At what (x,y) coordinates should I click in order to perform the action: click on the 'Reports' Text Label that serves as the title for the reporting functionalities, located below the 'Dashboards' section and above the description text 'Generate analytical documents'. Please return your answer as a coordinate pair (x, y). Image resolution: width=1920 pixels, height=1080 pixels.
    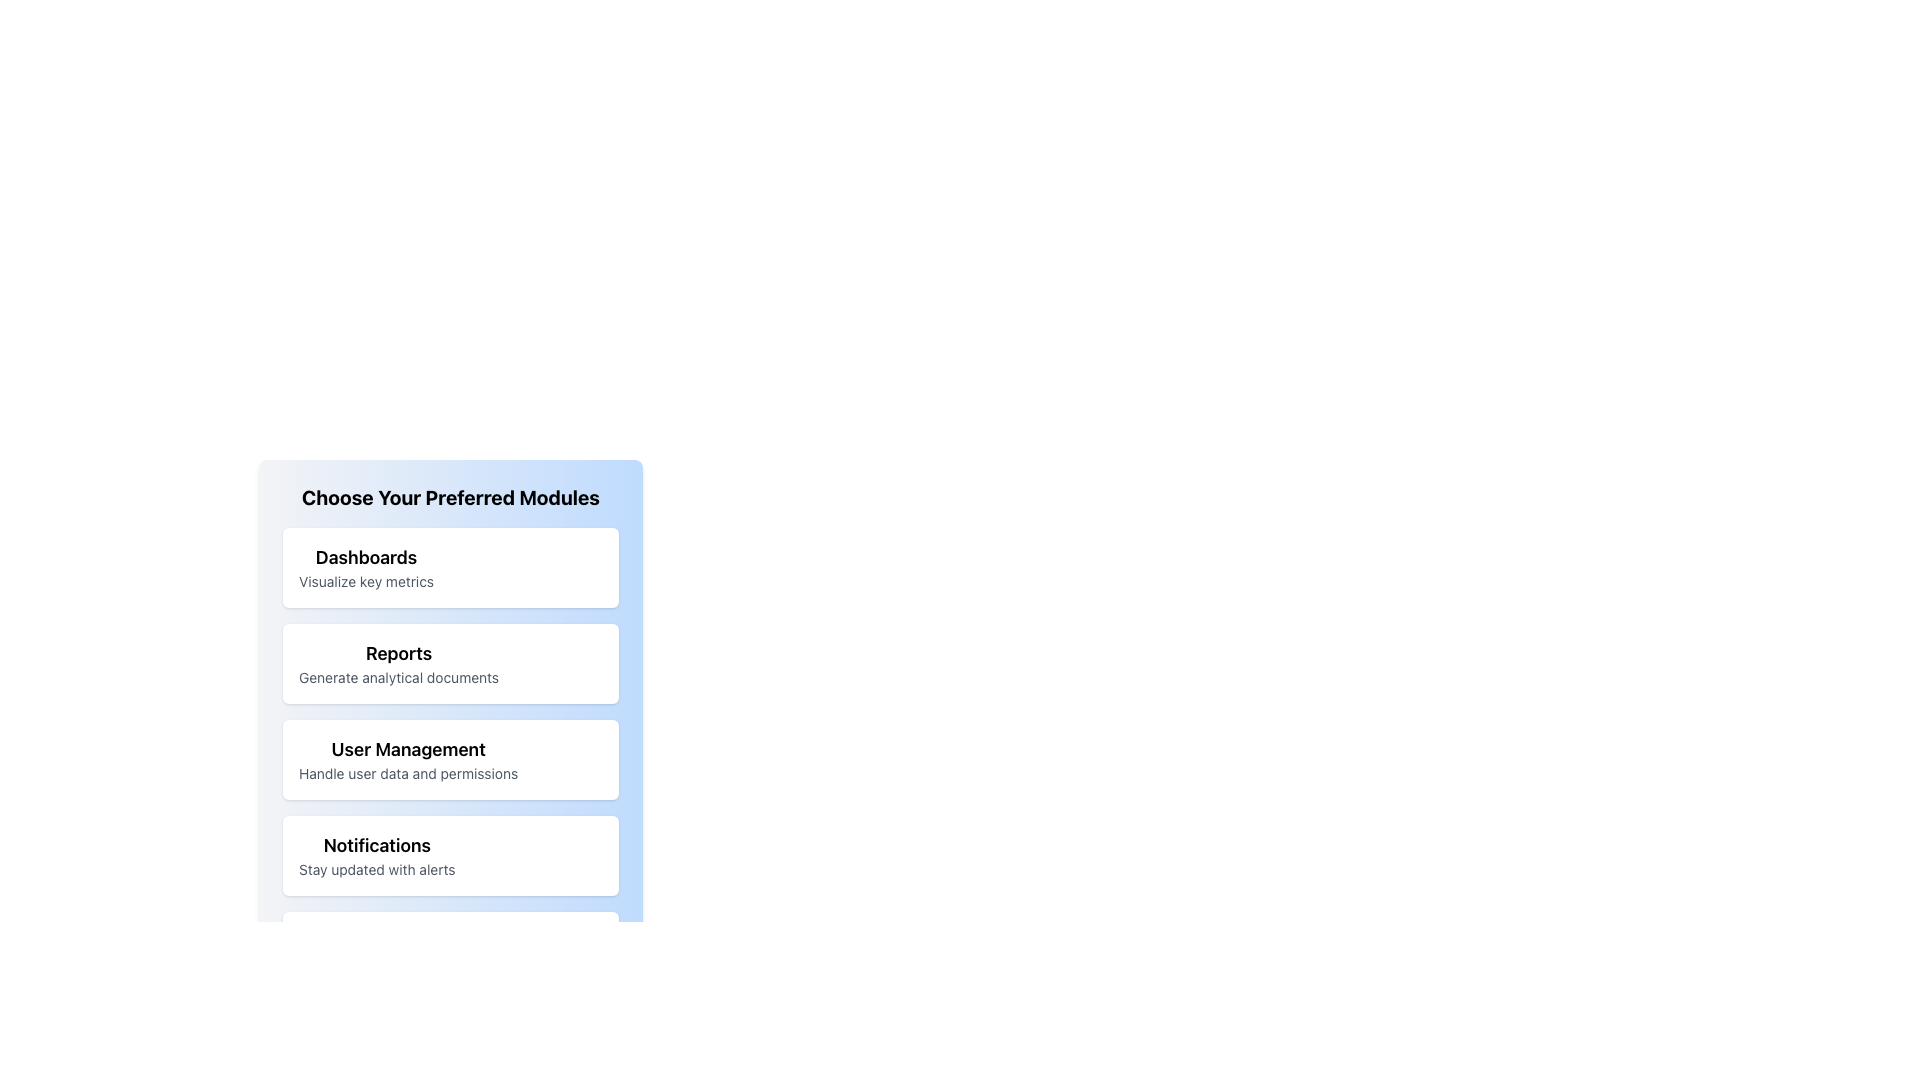
    Looking at the image, I should click on (398, 654).